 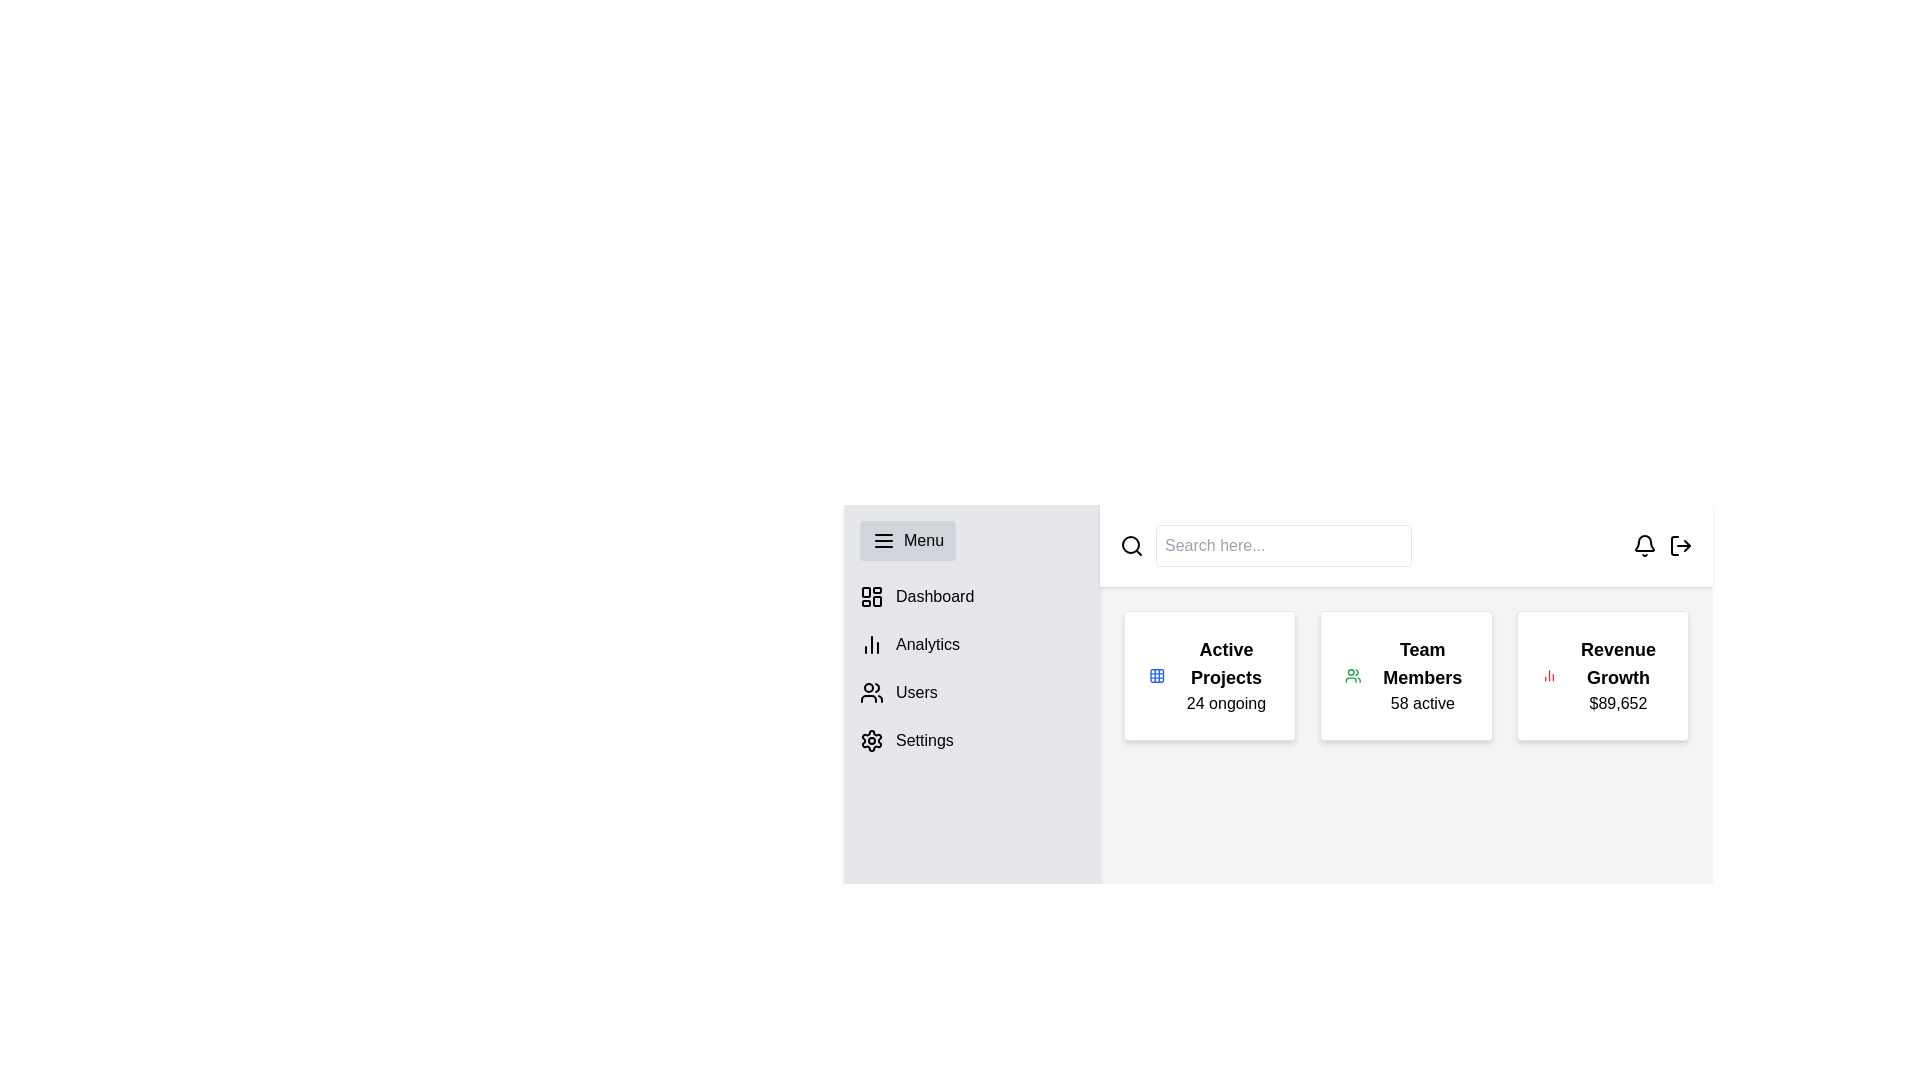 What do you see at coordinates (1405, 675) in the screenshot?
I see `the Display card which shows 'Team Members' with a green icon of people on the left, located at the center coordinates` at bounding box center [1405, 675].